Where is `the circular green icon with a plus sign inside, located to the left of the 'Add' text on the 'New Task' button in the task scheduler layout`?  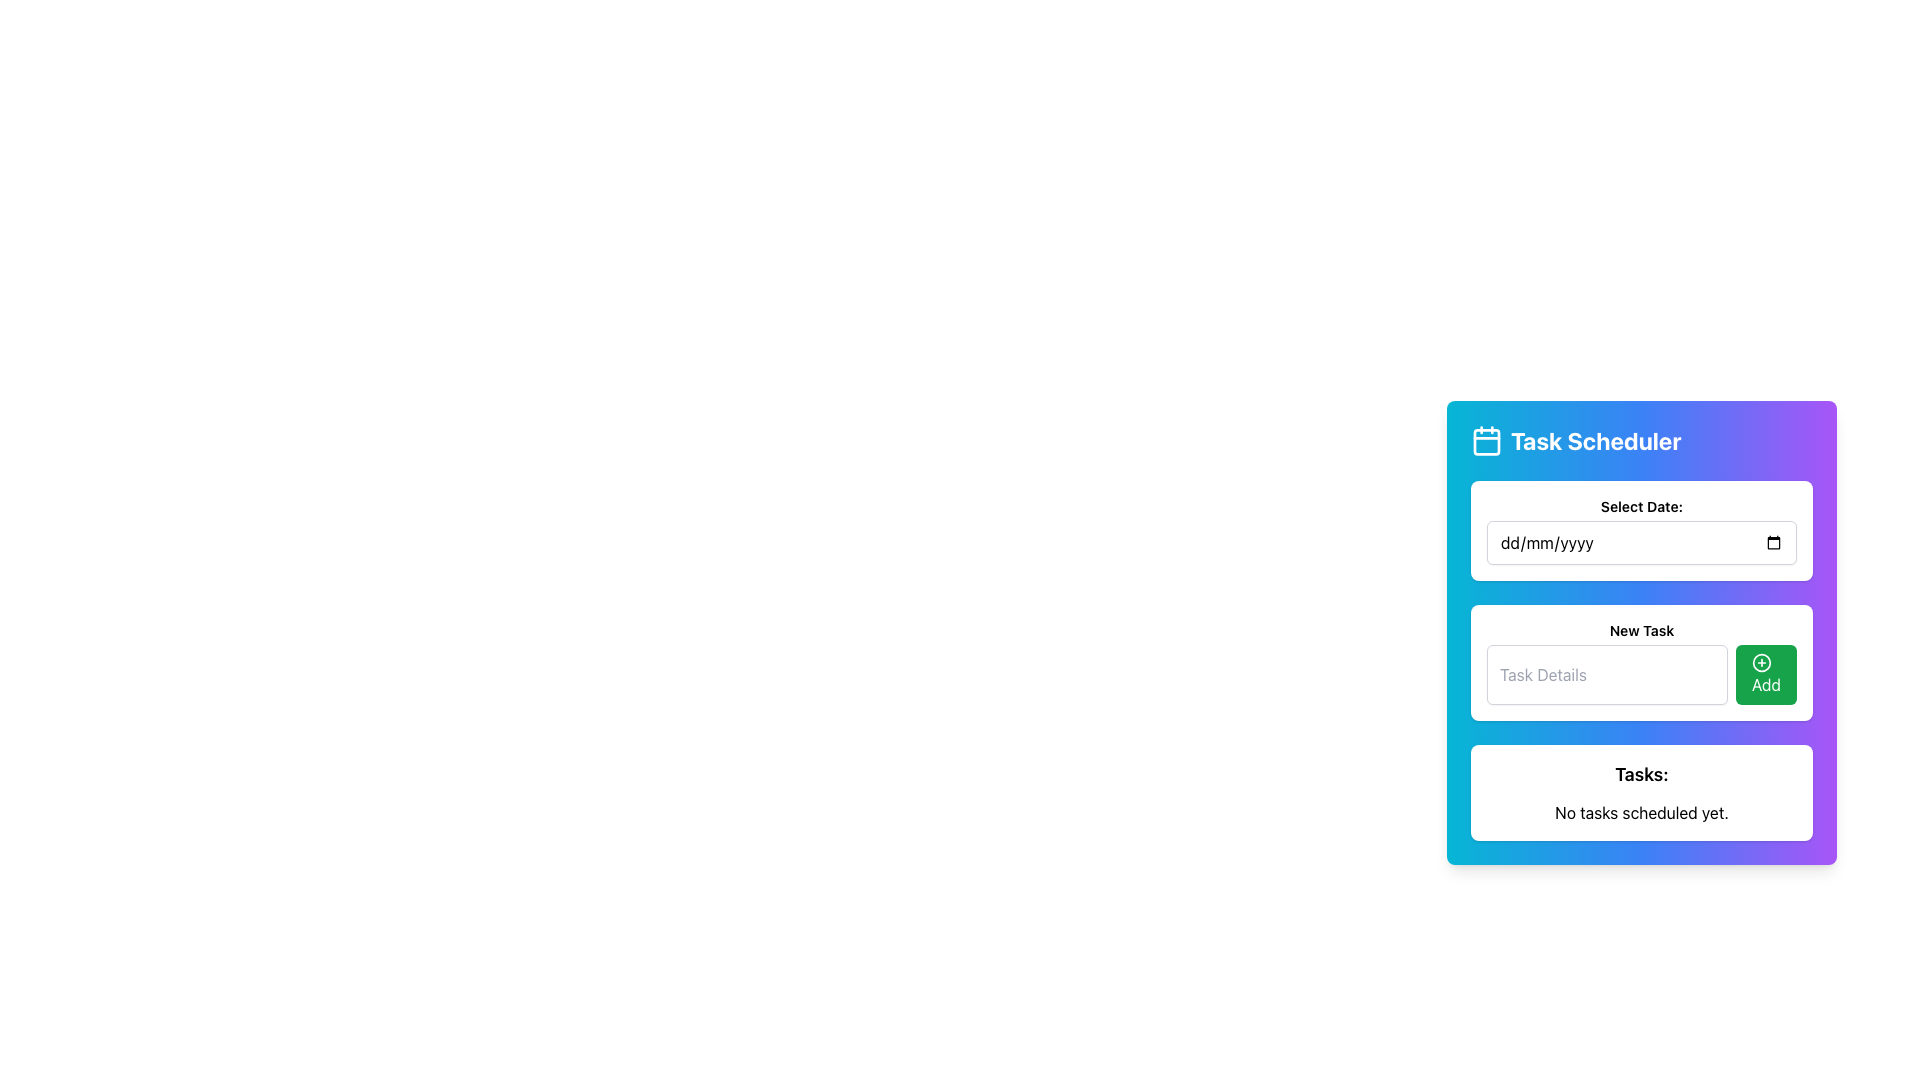
the circular green icon with a plus sign inside, located to the left of the 'Add' text on the 'New Task' button in the task scheduler layout is located at coordinates (1761, 663).